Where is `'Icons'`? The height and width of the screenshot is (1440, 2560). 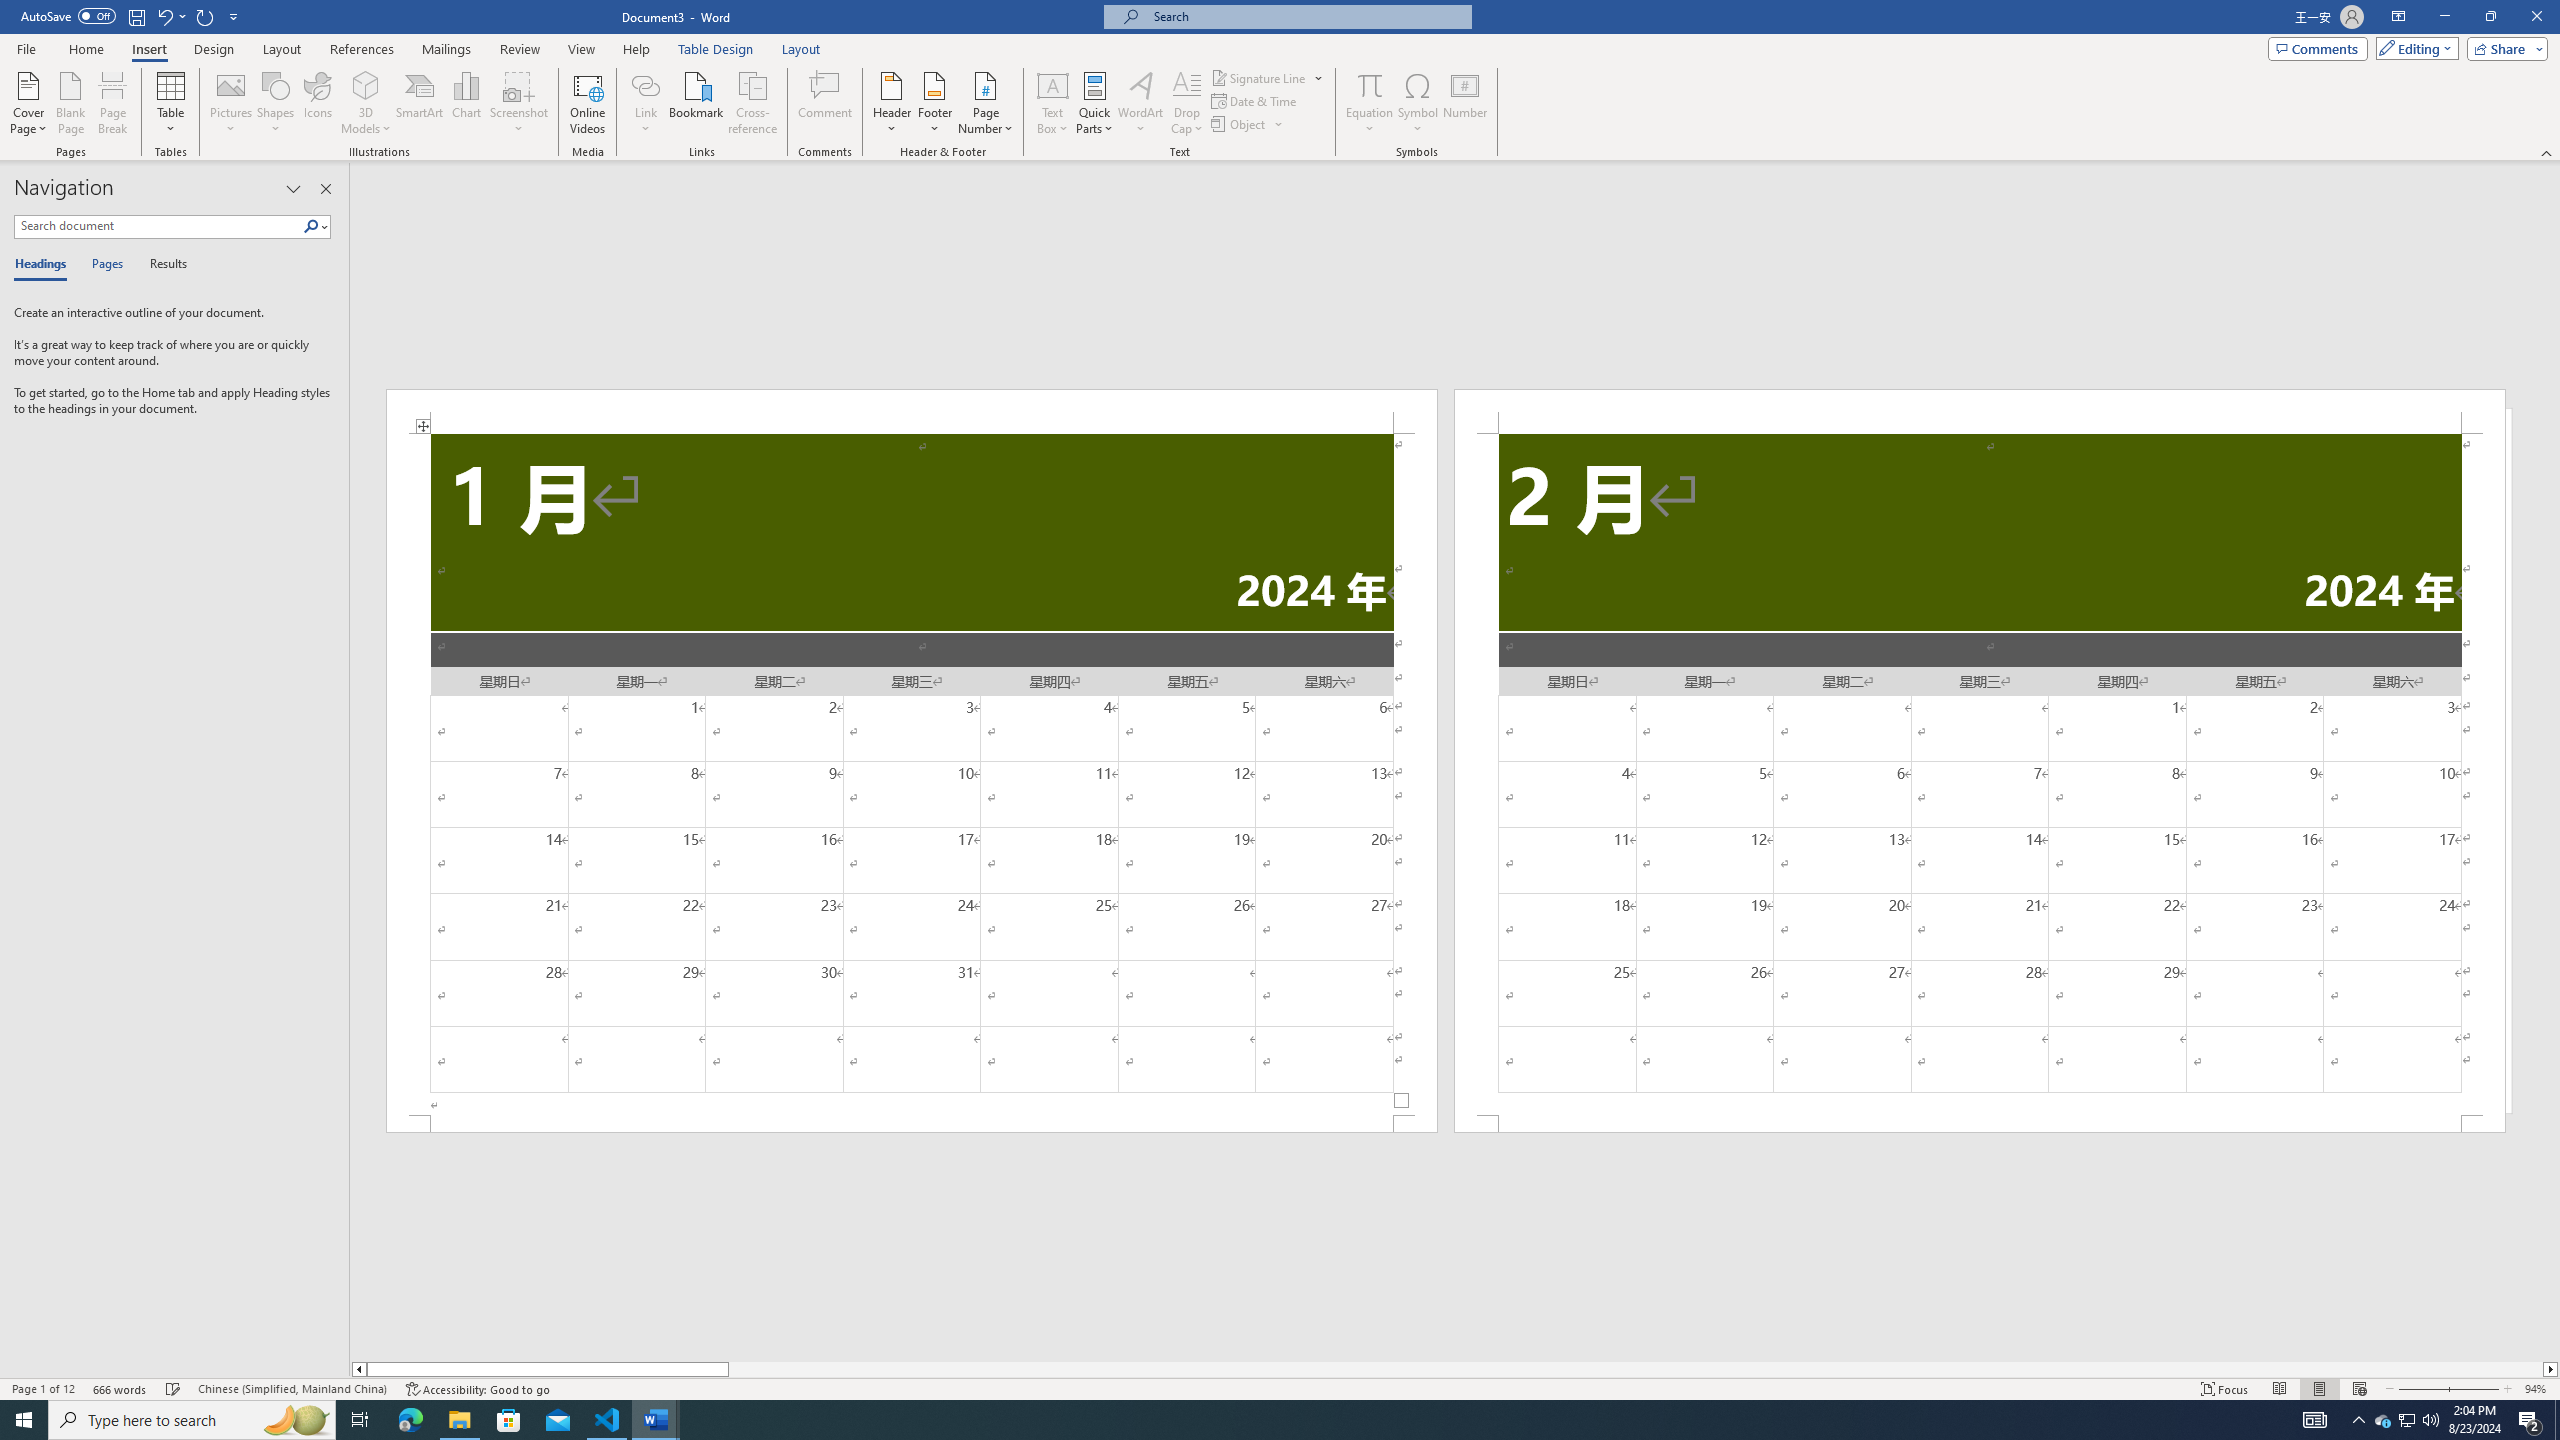 'Icons' is located at coordinates (317, 103).